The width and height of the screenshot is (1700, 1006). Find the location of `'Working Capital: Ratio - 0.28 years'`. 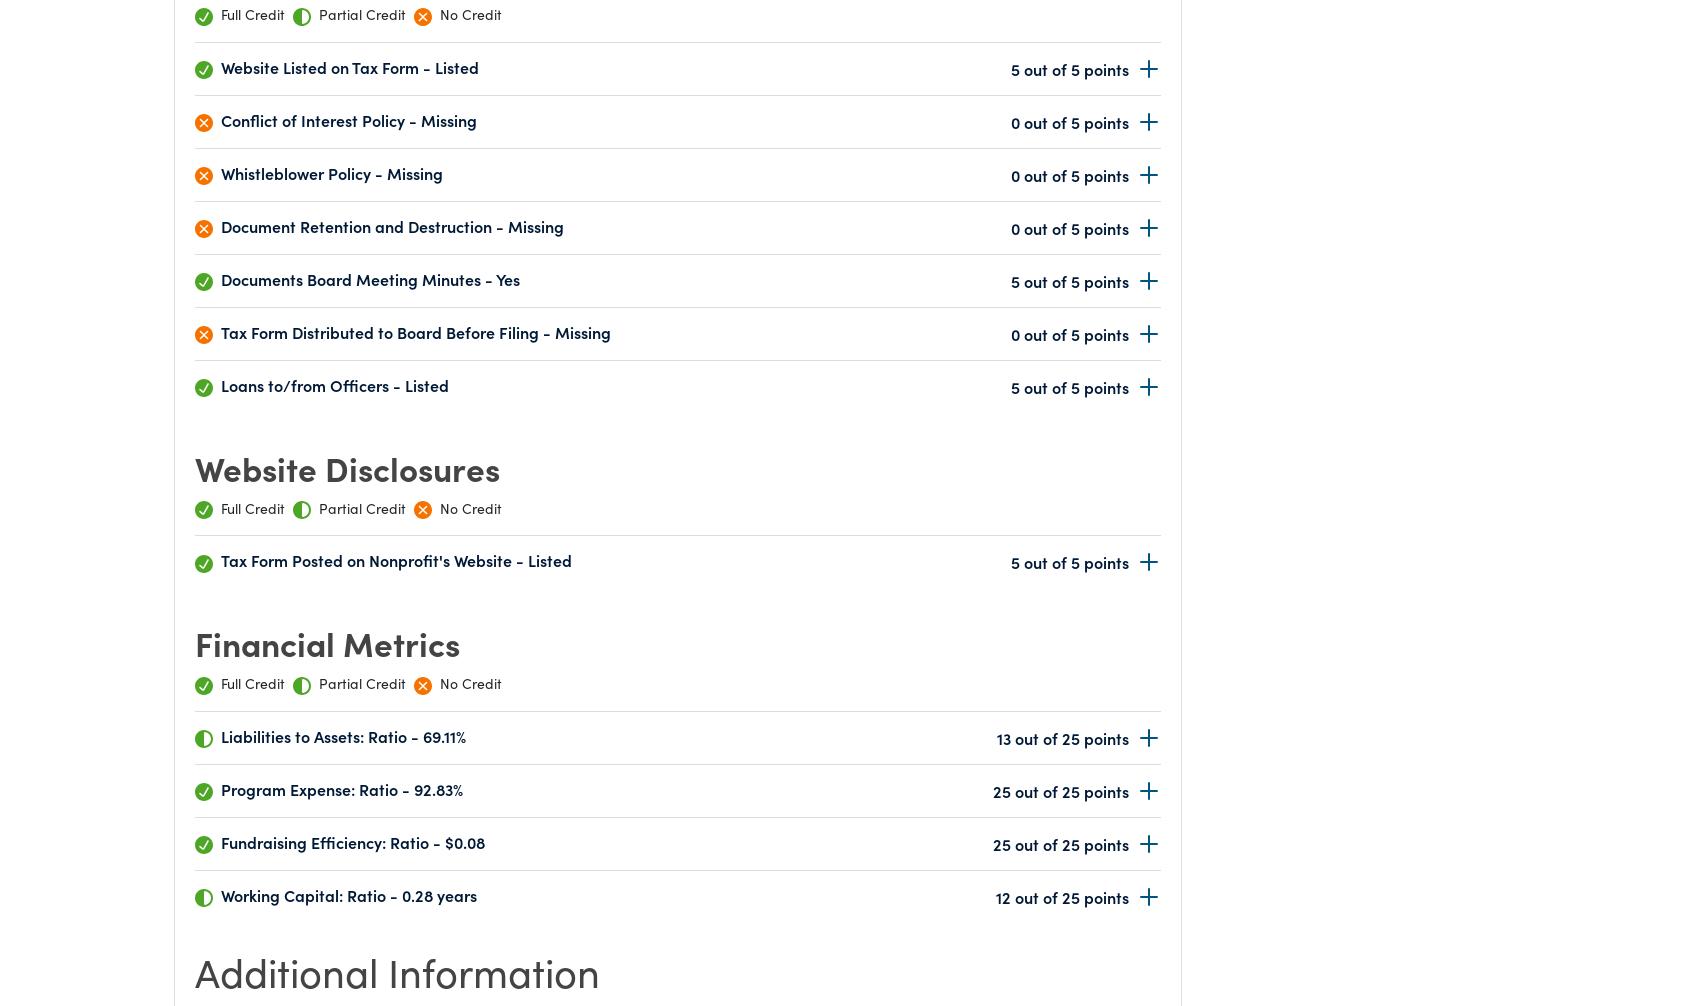

'Working Capital: Ratio - 0.28 years' is located at coordinates (221, 894).